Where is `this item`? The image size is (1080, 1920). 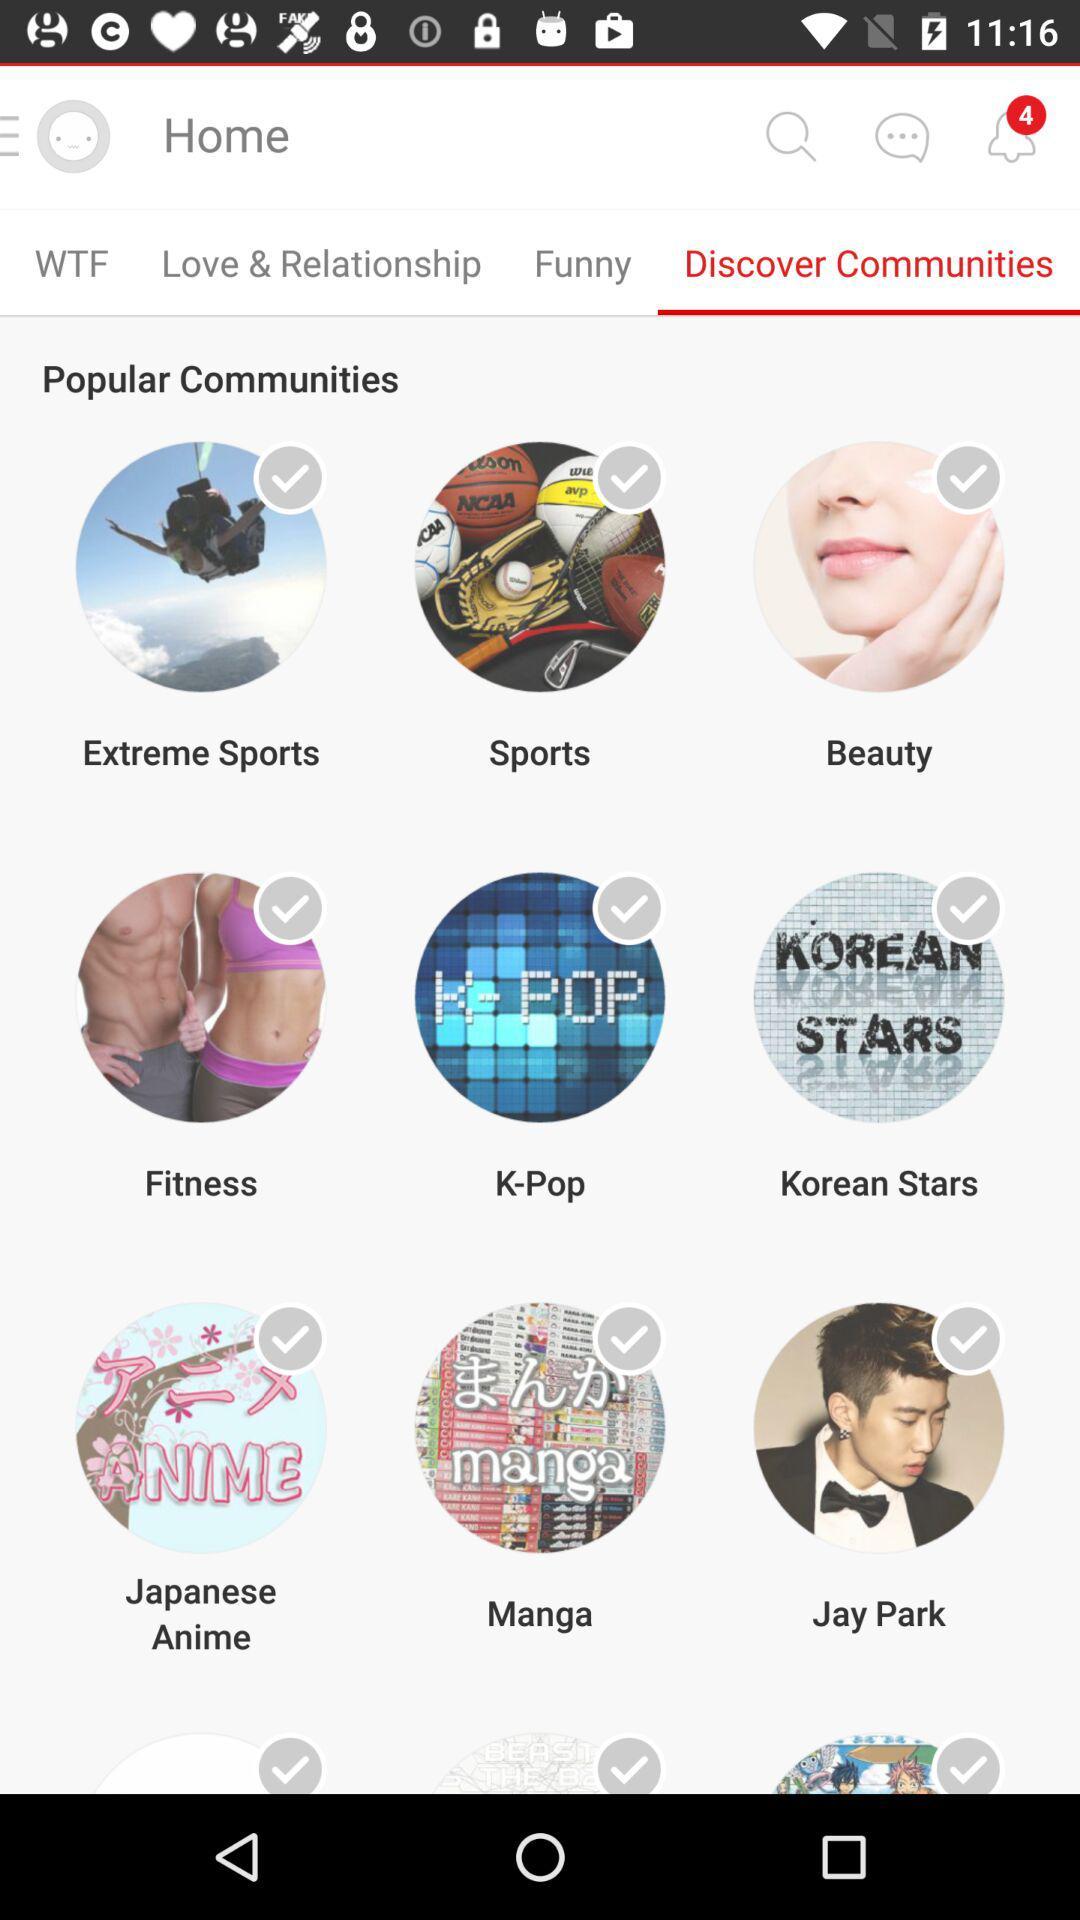
this item is located at coordinates (290, 1763).